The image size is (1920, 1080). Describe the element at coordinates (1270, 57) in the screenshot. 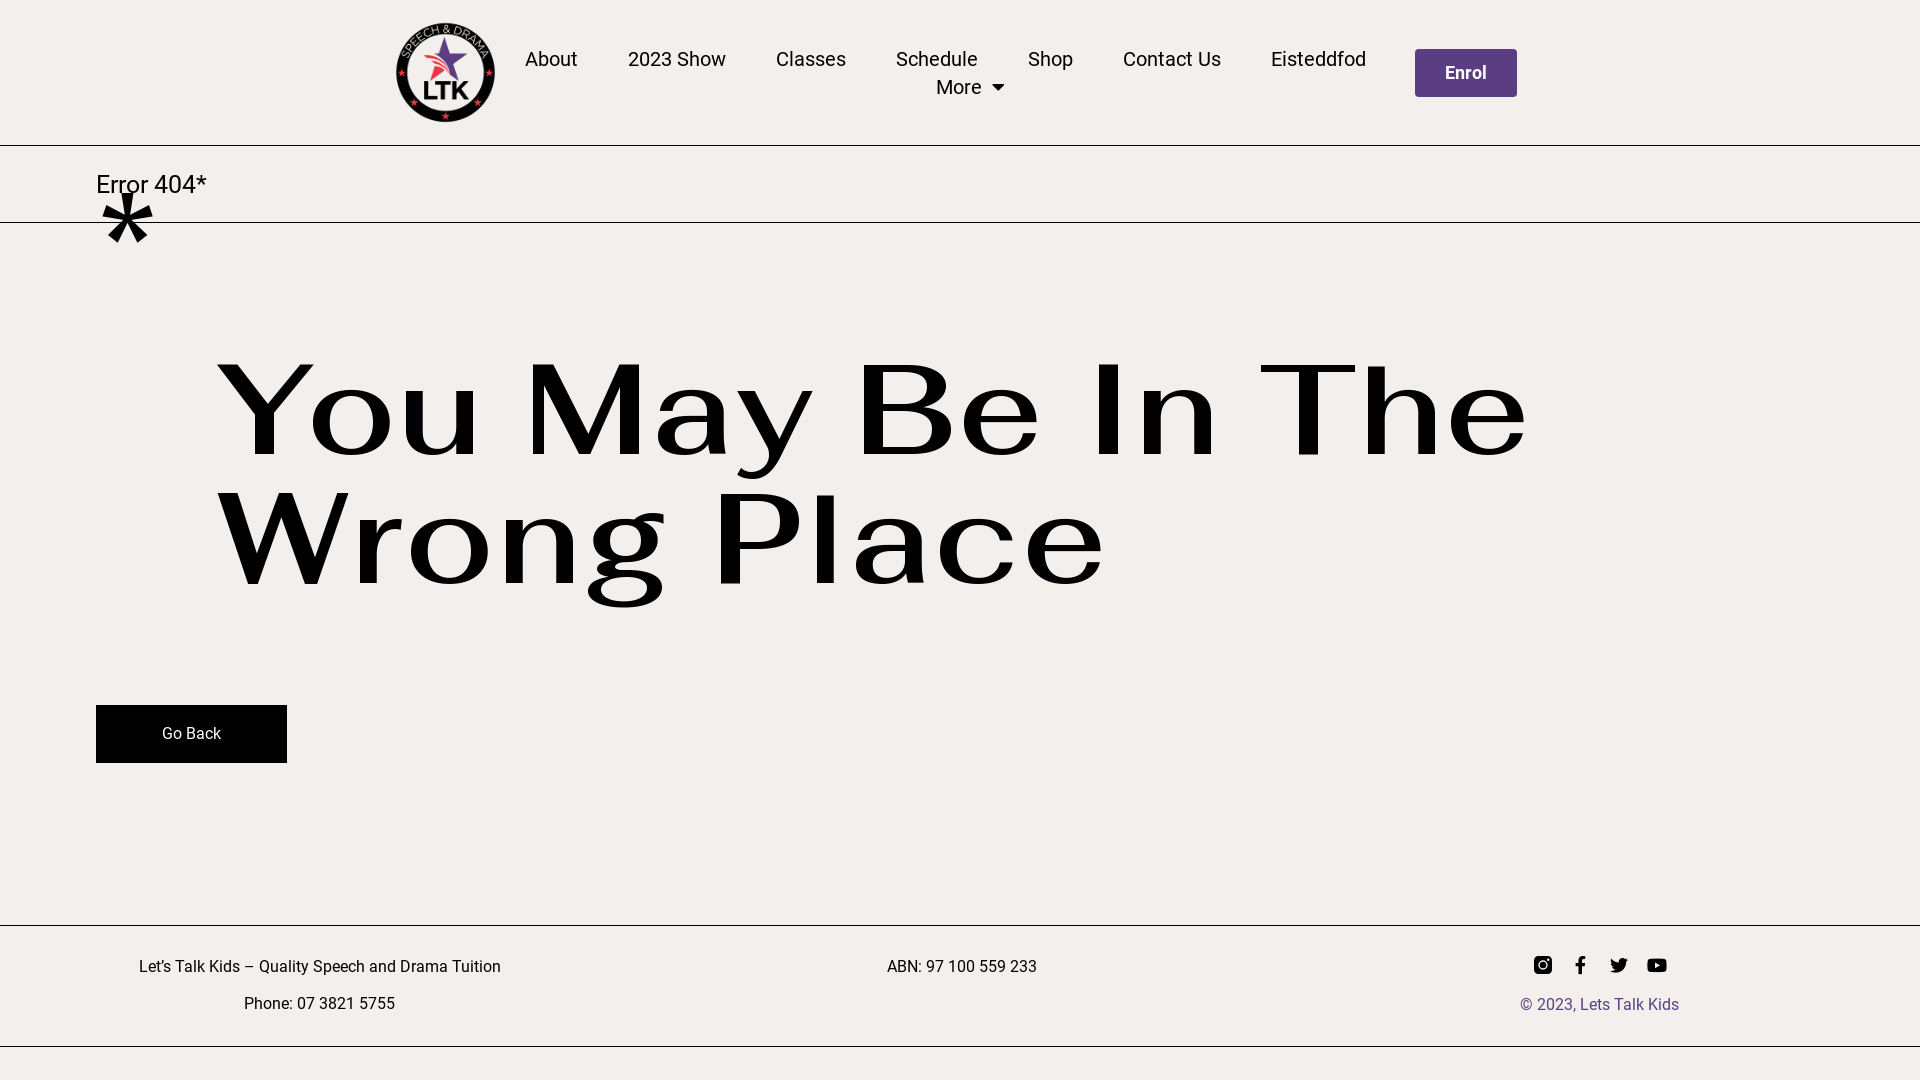

I see `'Eisteddfod'` at that location.